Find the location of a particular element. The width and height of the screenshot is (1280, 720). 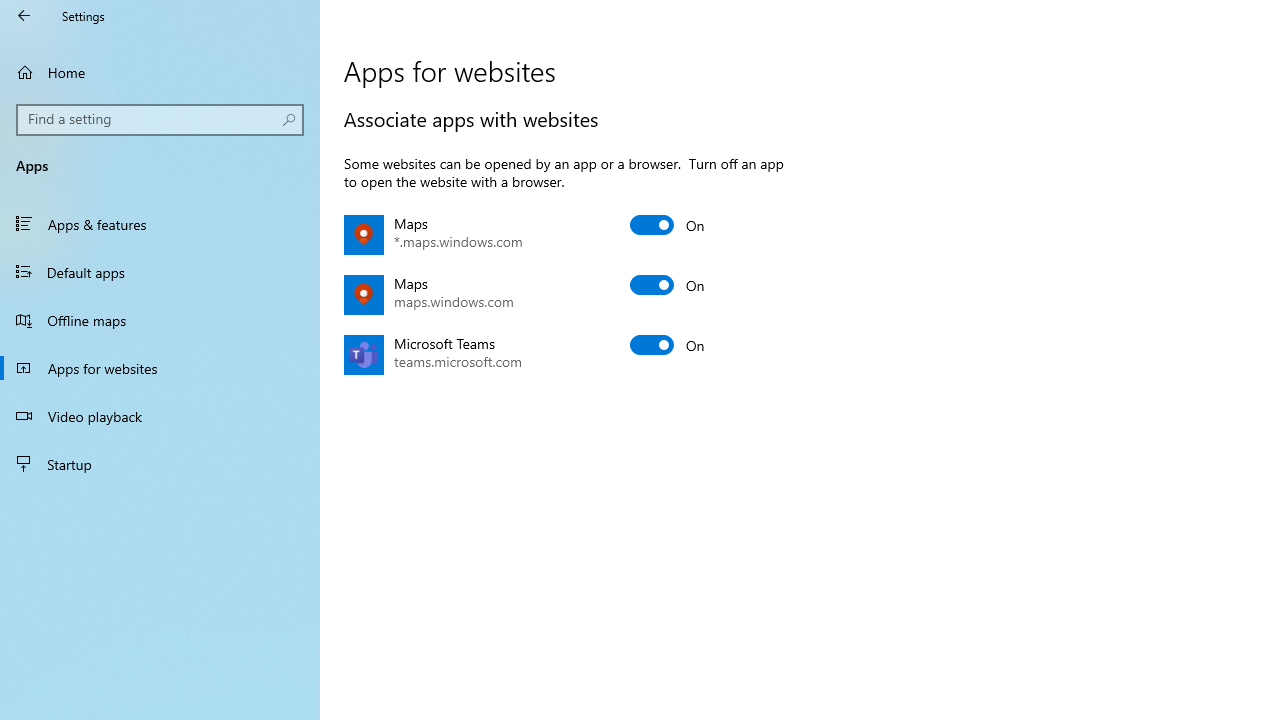

'Default apps' is located at coordinates (160, 271).